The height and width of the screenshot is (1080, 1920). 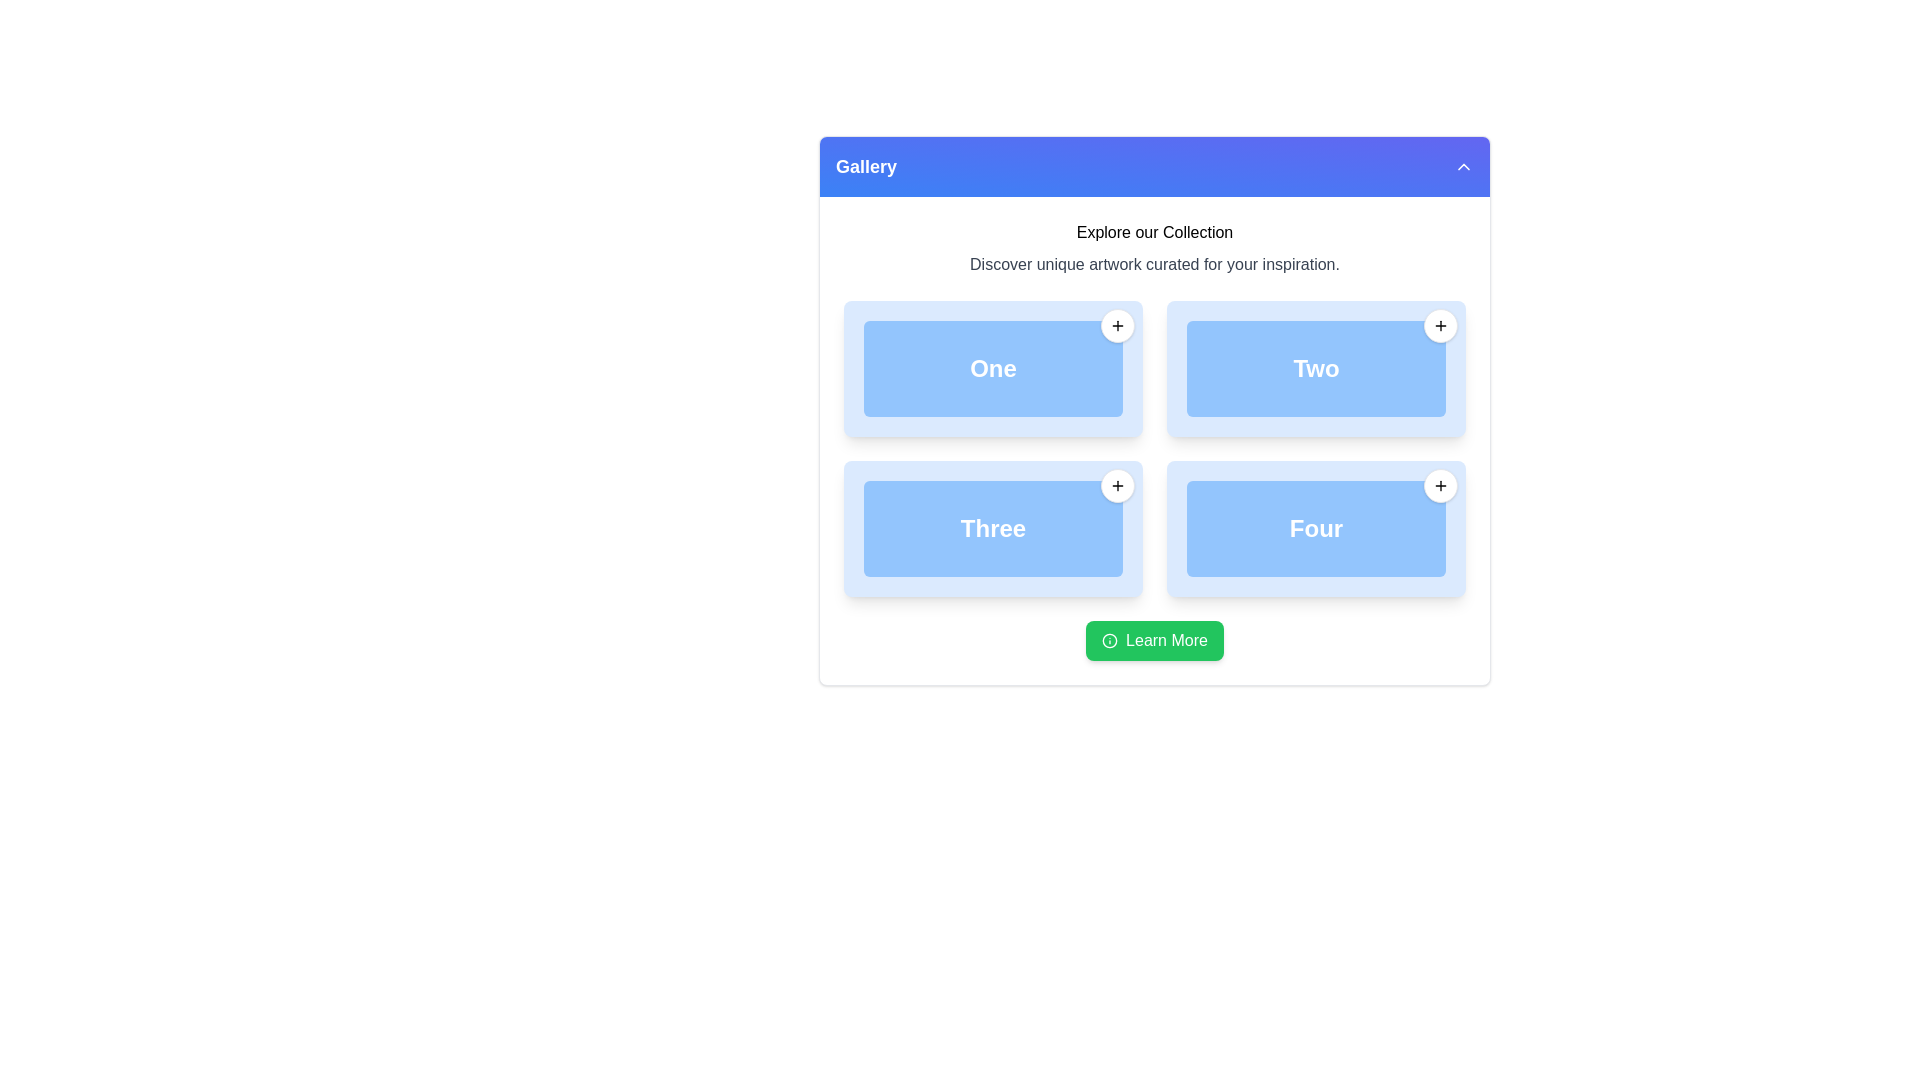 What do you see at coordinates (1316, 369) in the screenshot?
I see `the button labeled 'Two' located in the second column of the first row in a grid layout` at bounding box center [1316, 369].